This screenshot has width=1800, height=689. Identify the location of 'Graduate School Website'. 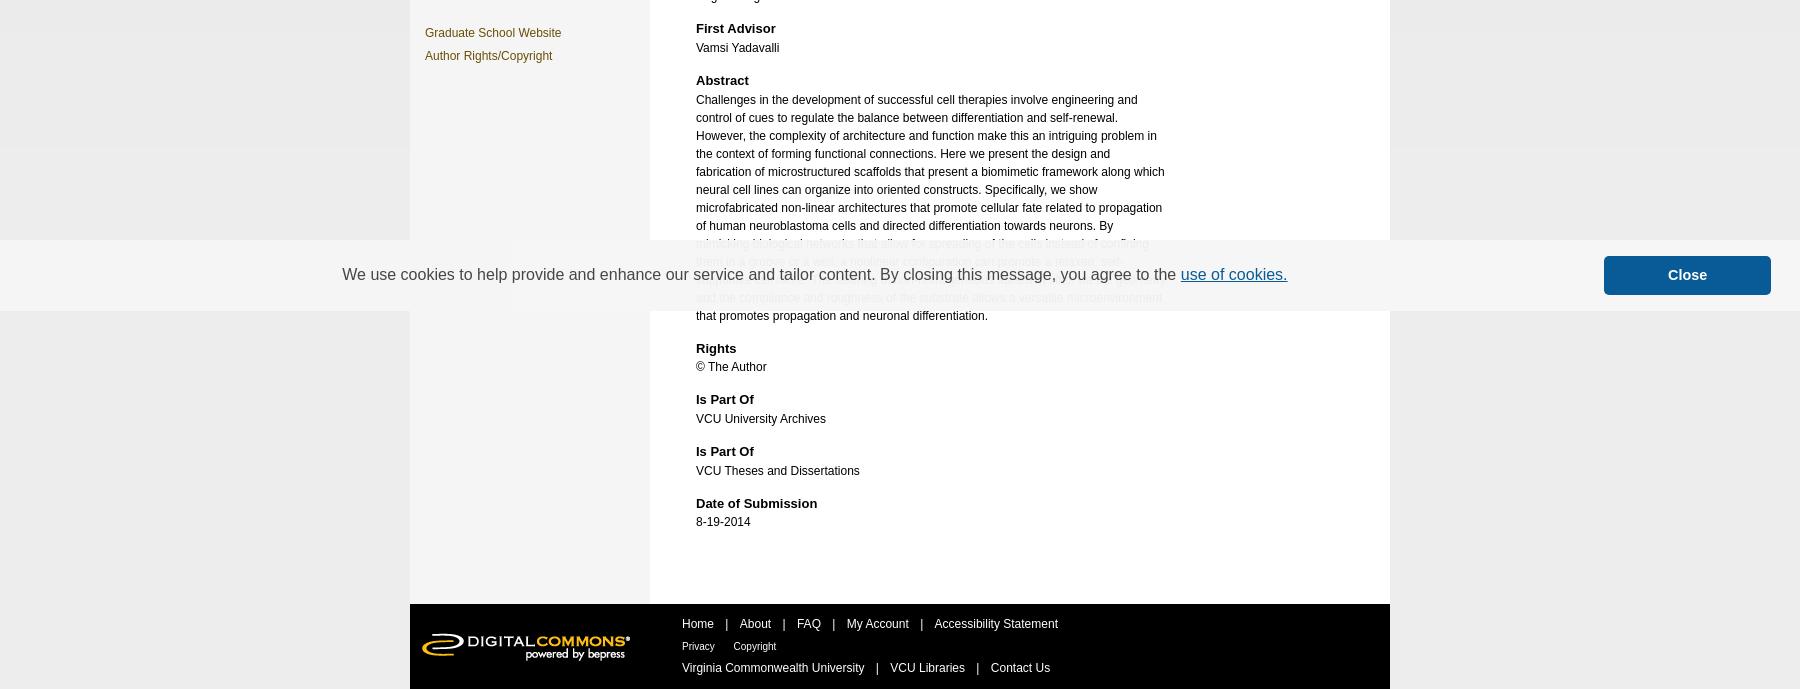
(492, 32).